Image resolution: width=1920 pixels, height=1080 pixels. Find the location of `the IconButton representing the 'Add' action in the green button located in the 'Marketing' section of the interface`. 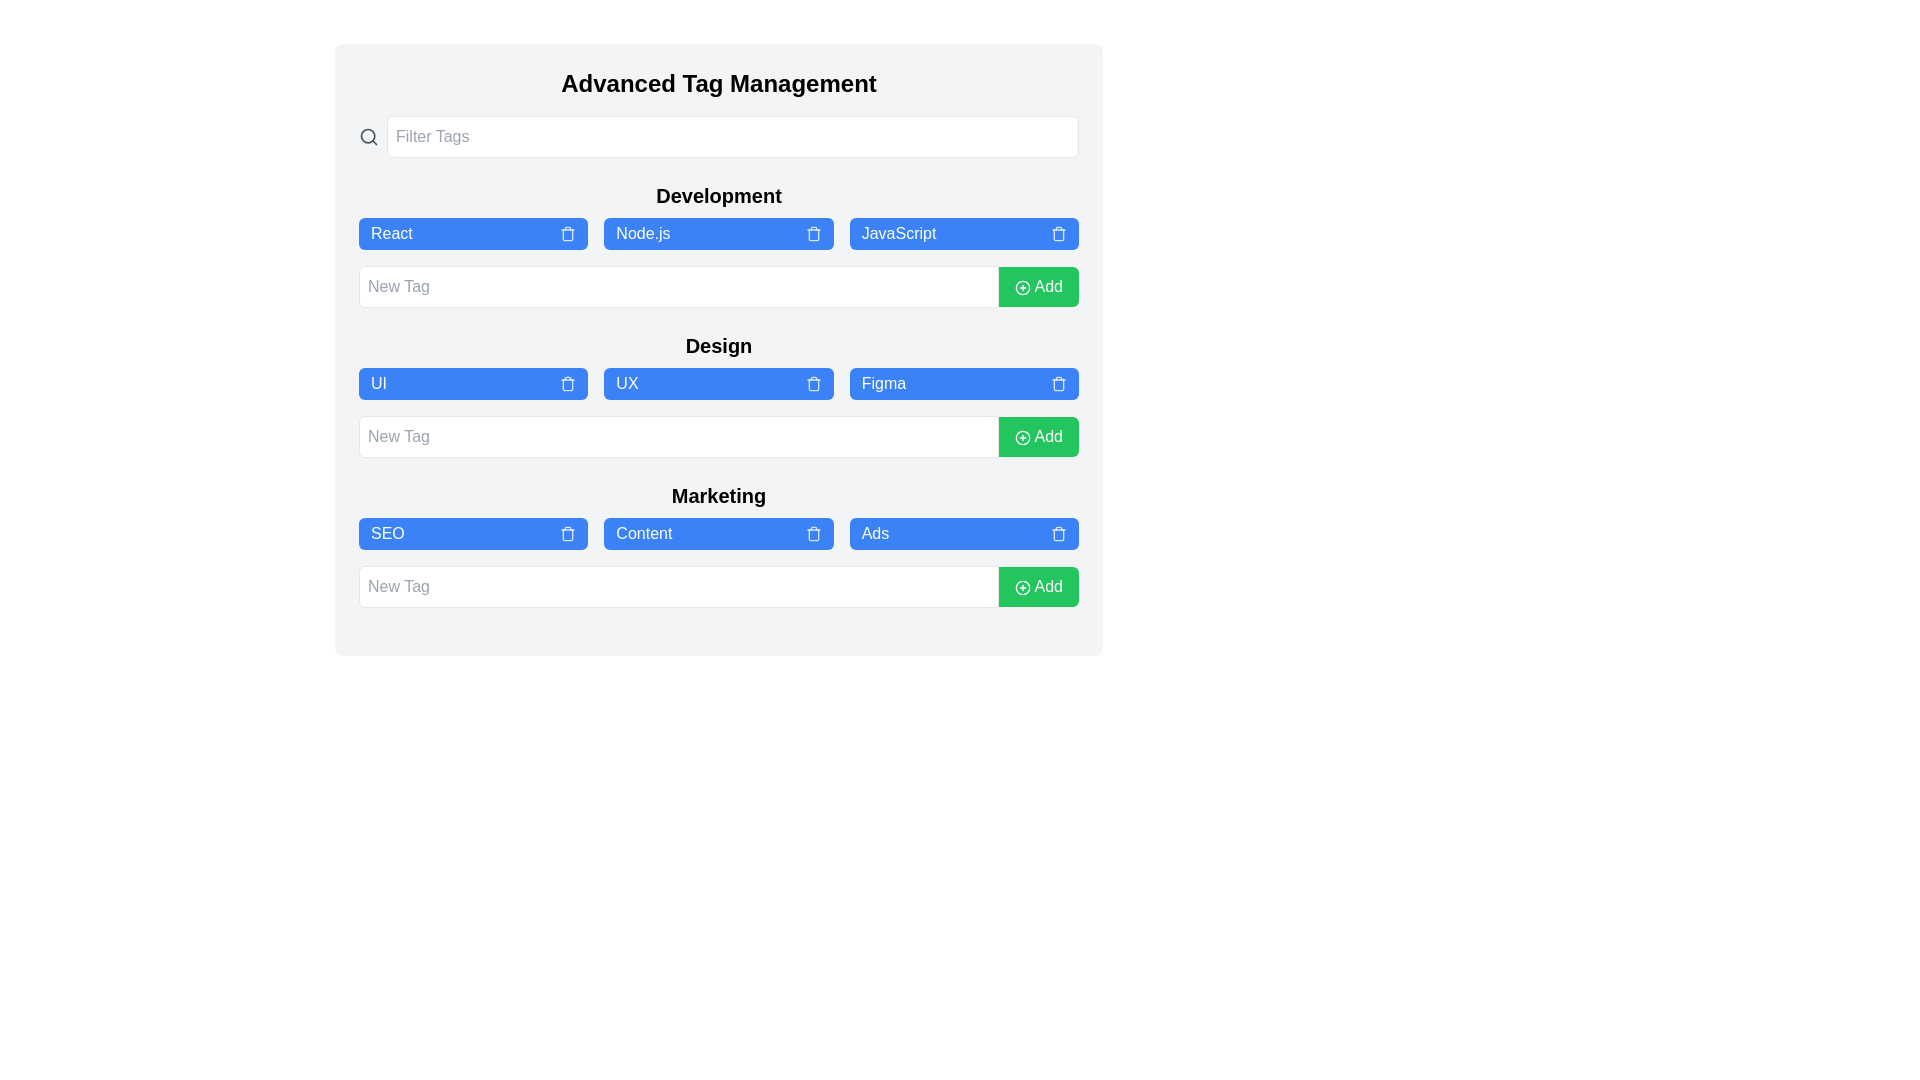

the IconButton representing the 'Add' action in the green button located in the 'Marketing' section of the interface is located at coordinates (1022, 586).